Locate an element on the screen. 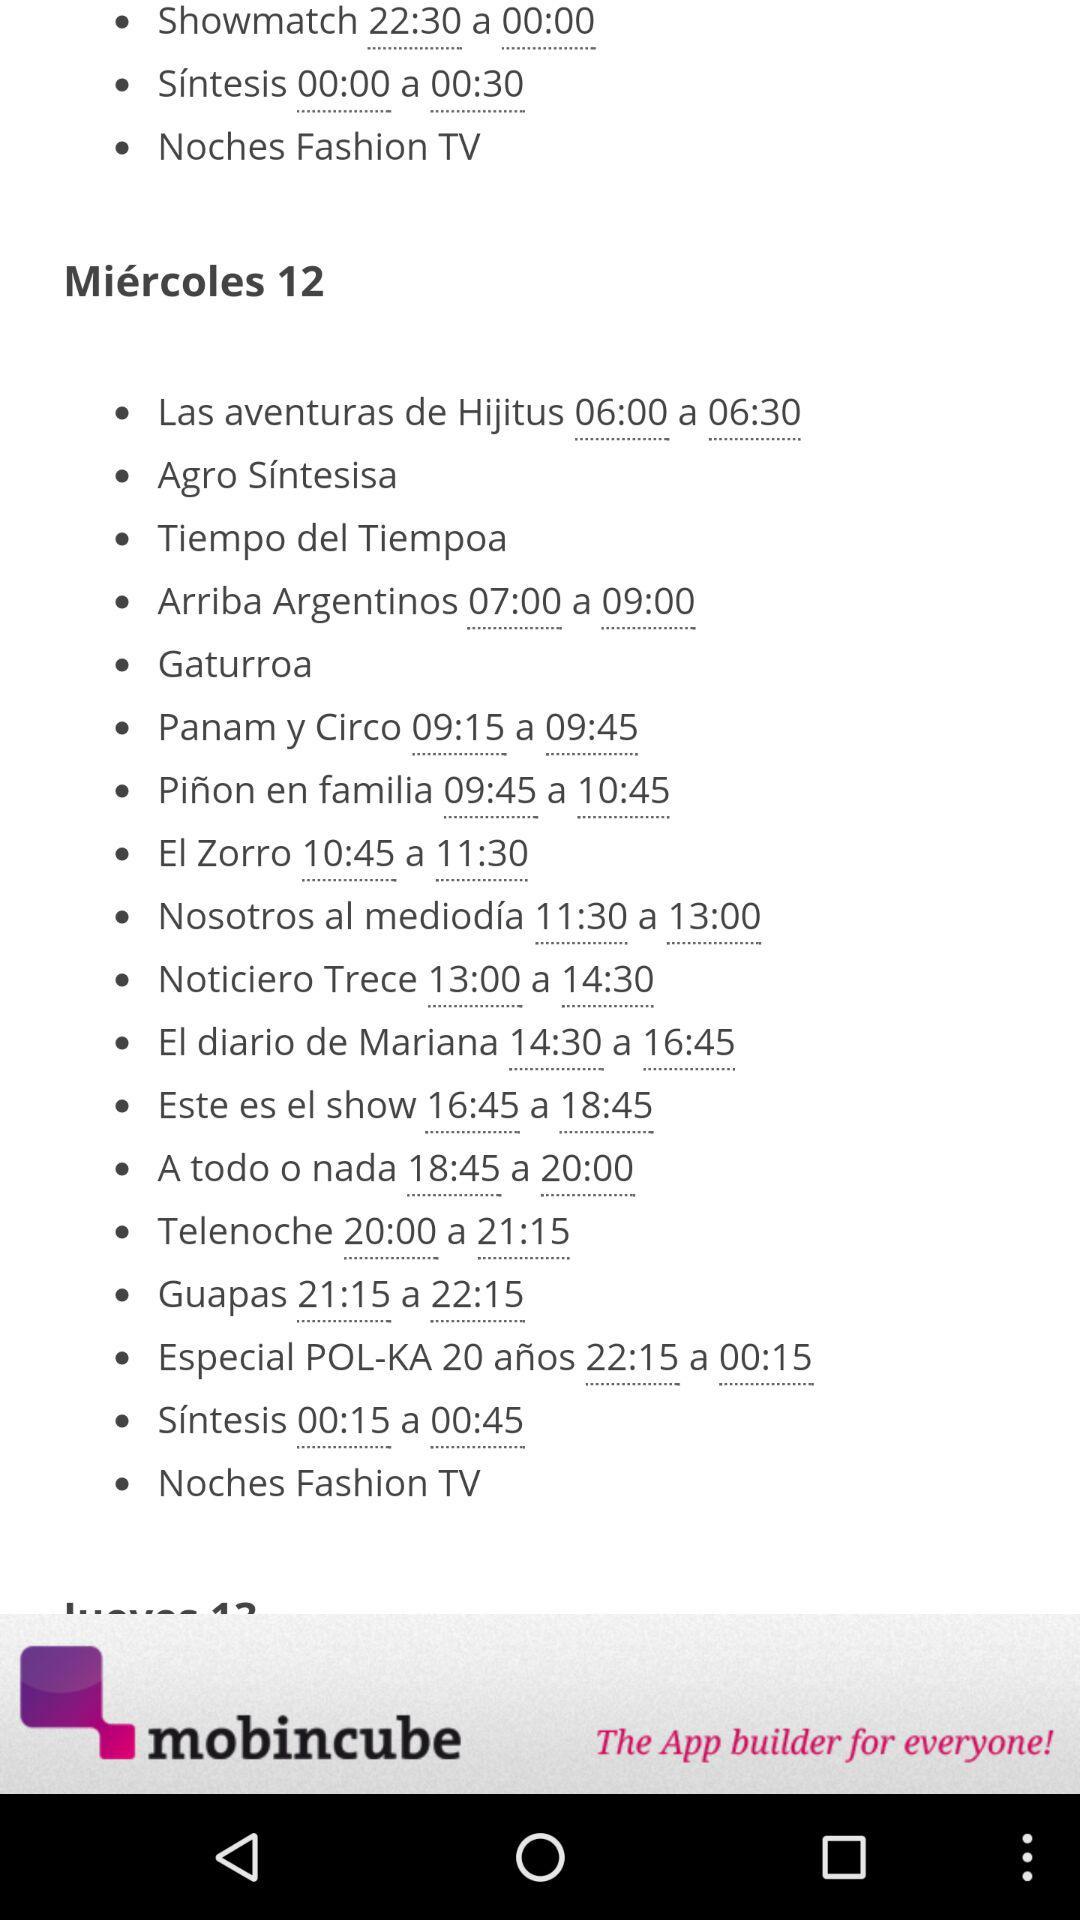  for advertisement is located at coordinates (540, 1703).